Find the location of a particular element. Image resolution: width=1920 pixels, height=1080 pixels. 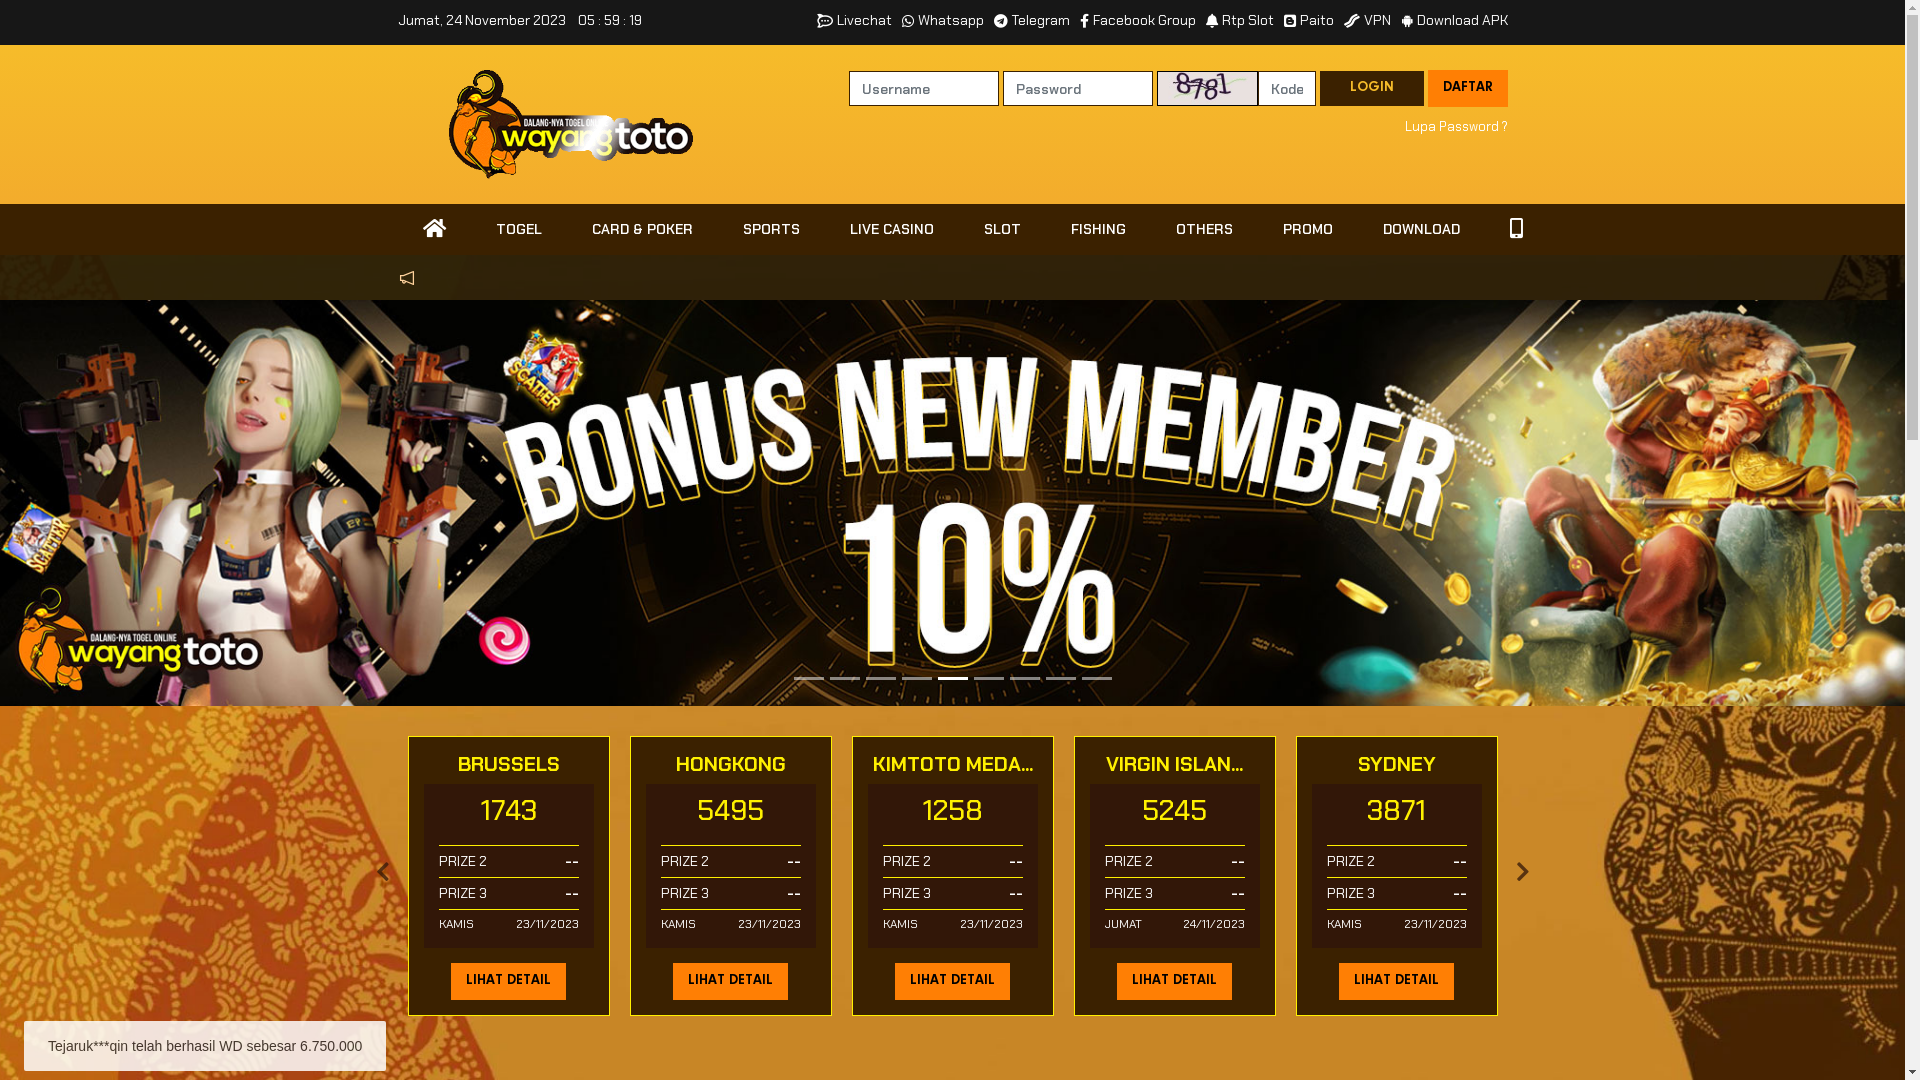

'SLOT' is located at coordinates (1001, 228).